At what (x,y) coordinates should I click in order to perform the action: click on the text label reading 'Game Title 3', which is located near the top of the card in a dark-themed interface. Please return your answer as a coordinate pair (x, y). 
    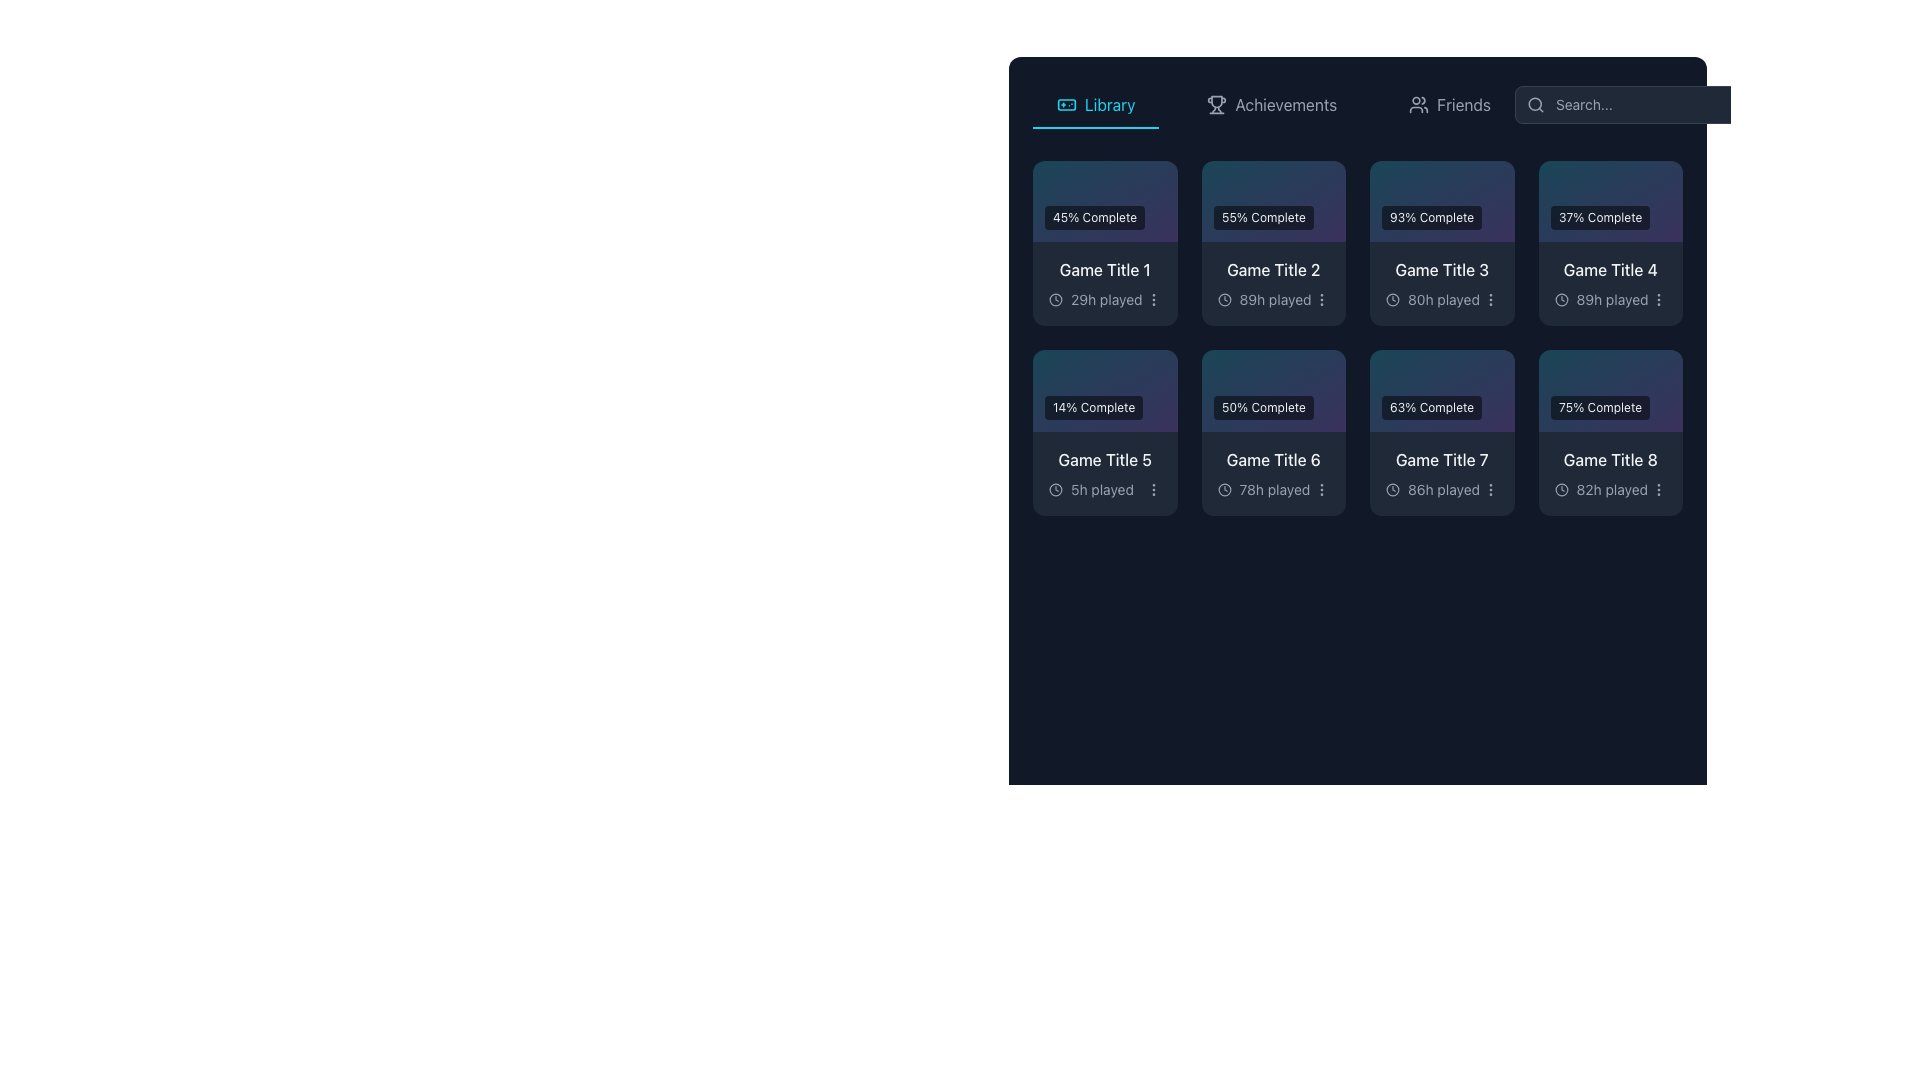
    Looking at the image, I should click on (1442, 270).